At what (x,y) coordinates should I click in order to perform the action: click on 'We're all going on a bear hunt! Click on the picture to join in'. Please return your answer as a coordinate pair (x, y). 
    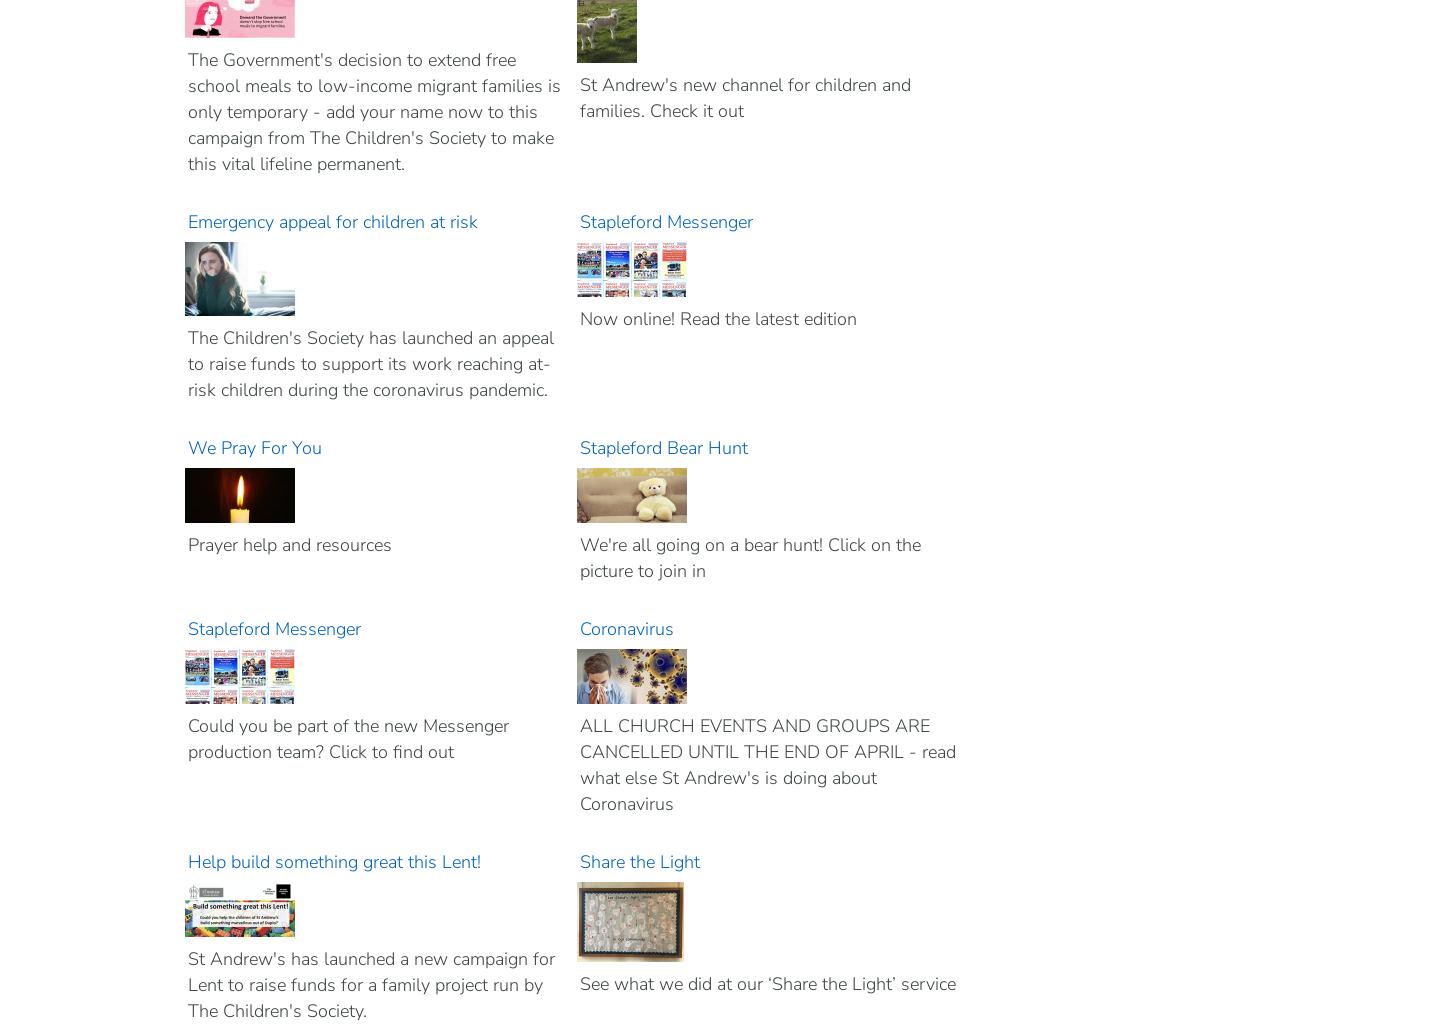
    Looking at the image, I should click on (579, 557).